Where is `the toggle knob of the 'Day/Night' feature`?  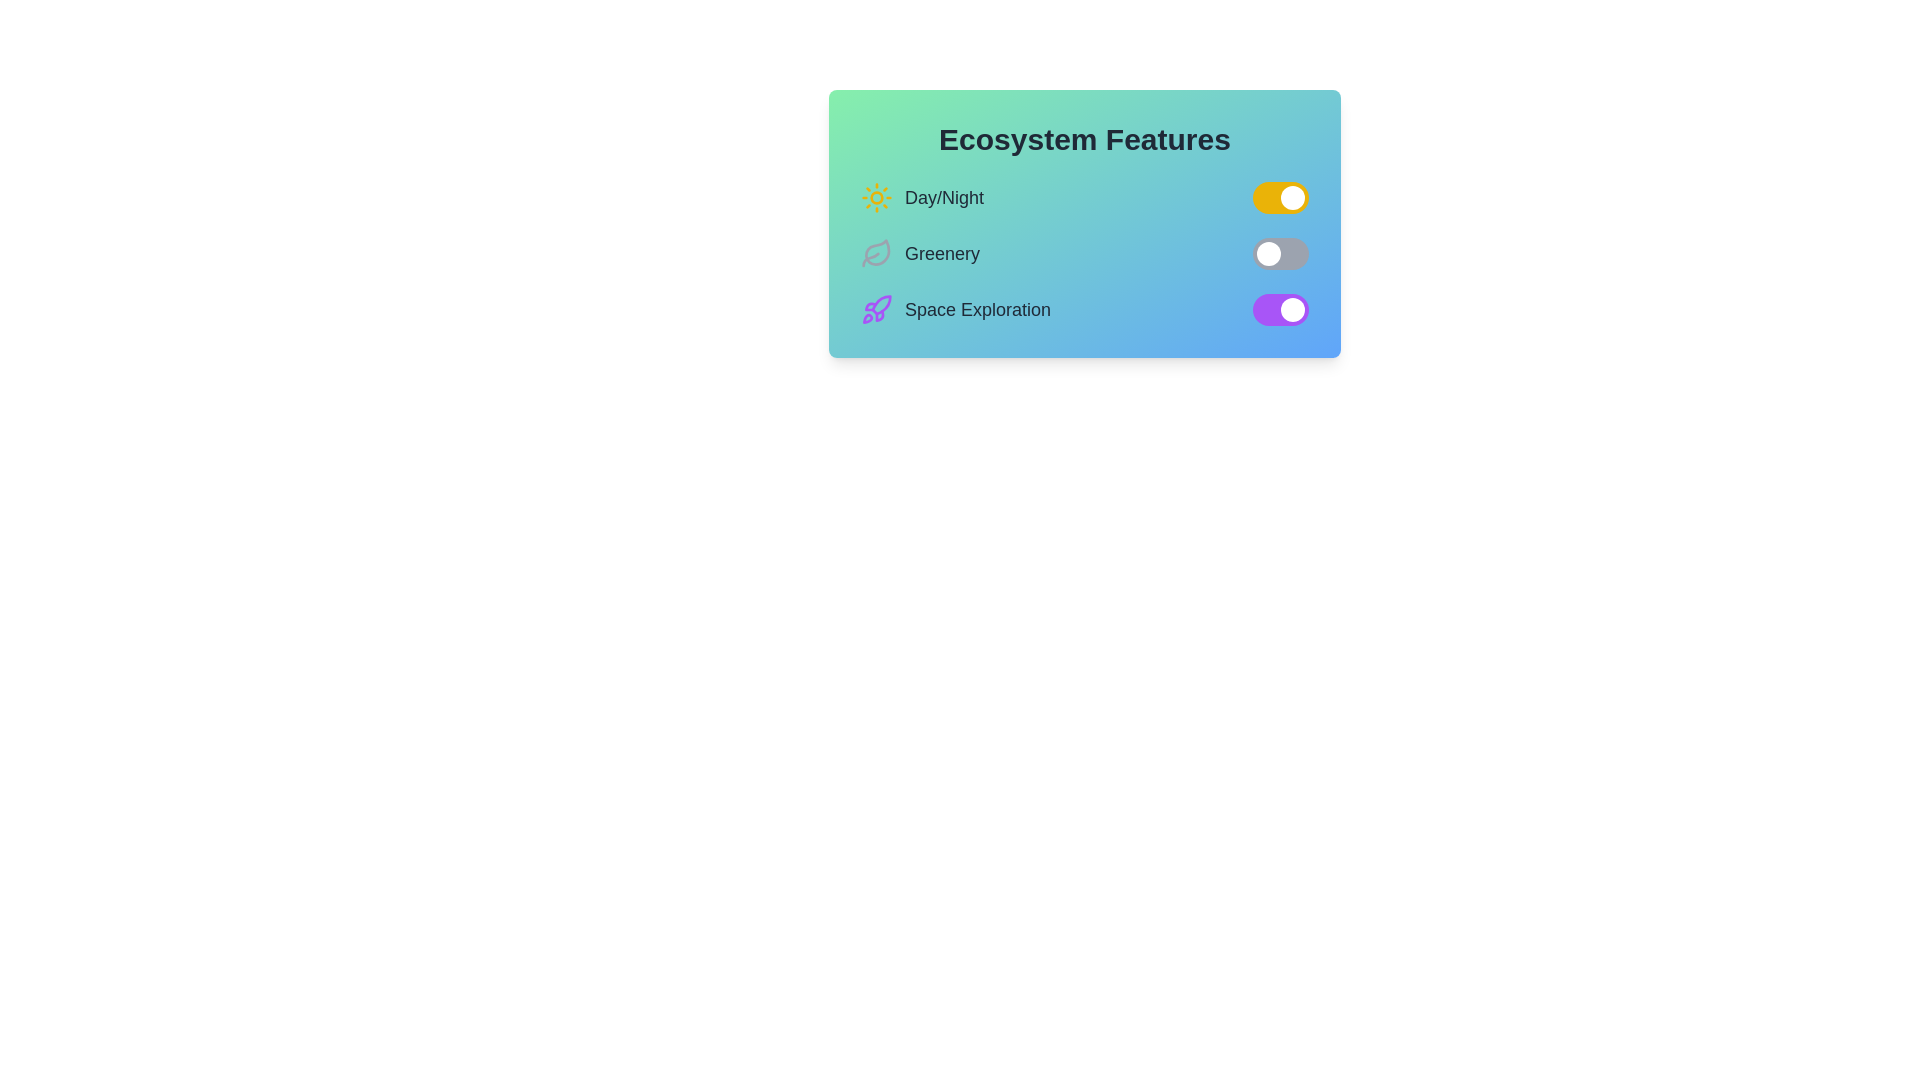
the toggle knob of the 'Day/Night' feature is located at coordinates (1292, 197).